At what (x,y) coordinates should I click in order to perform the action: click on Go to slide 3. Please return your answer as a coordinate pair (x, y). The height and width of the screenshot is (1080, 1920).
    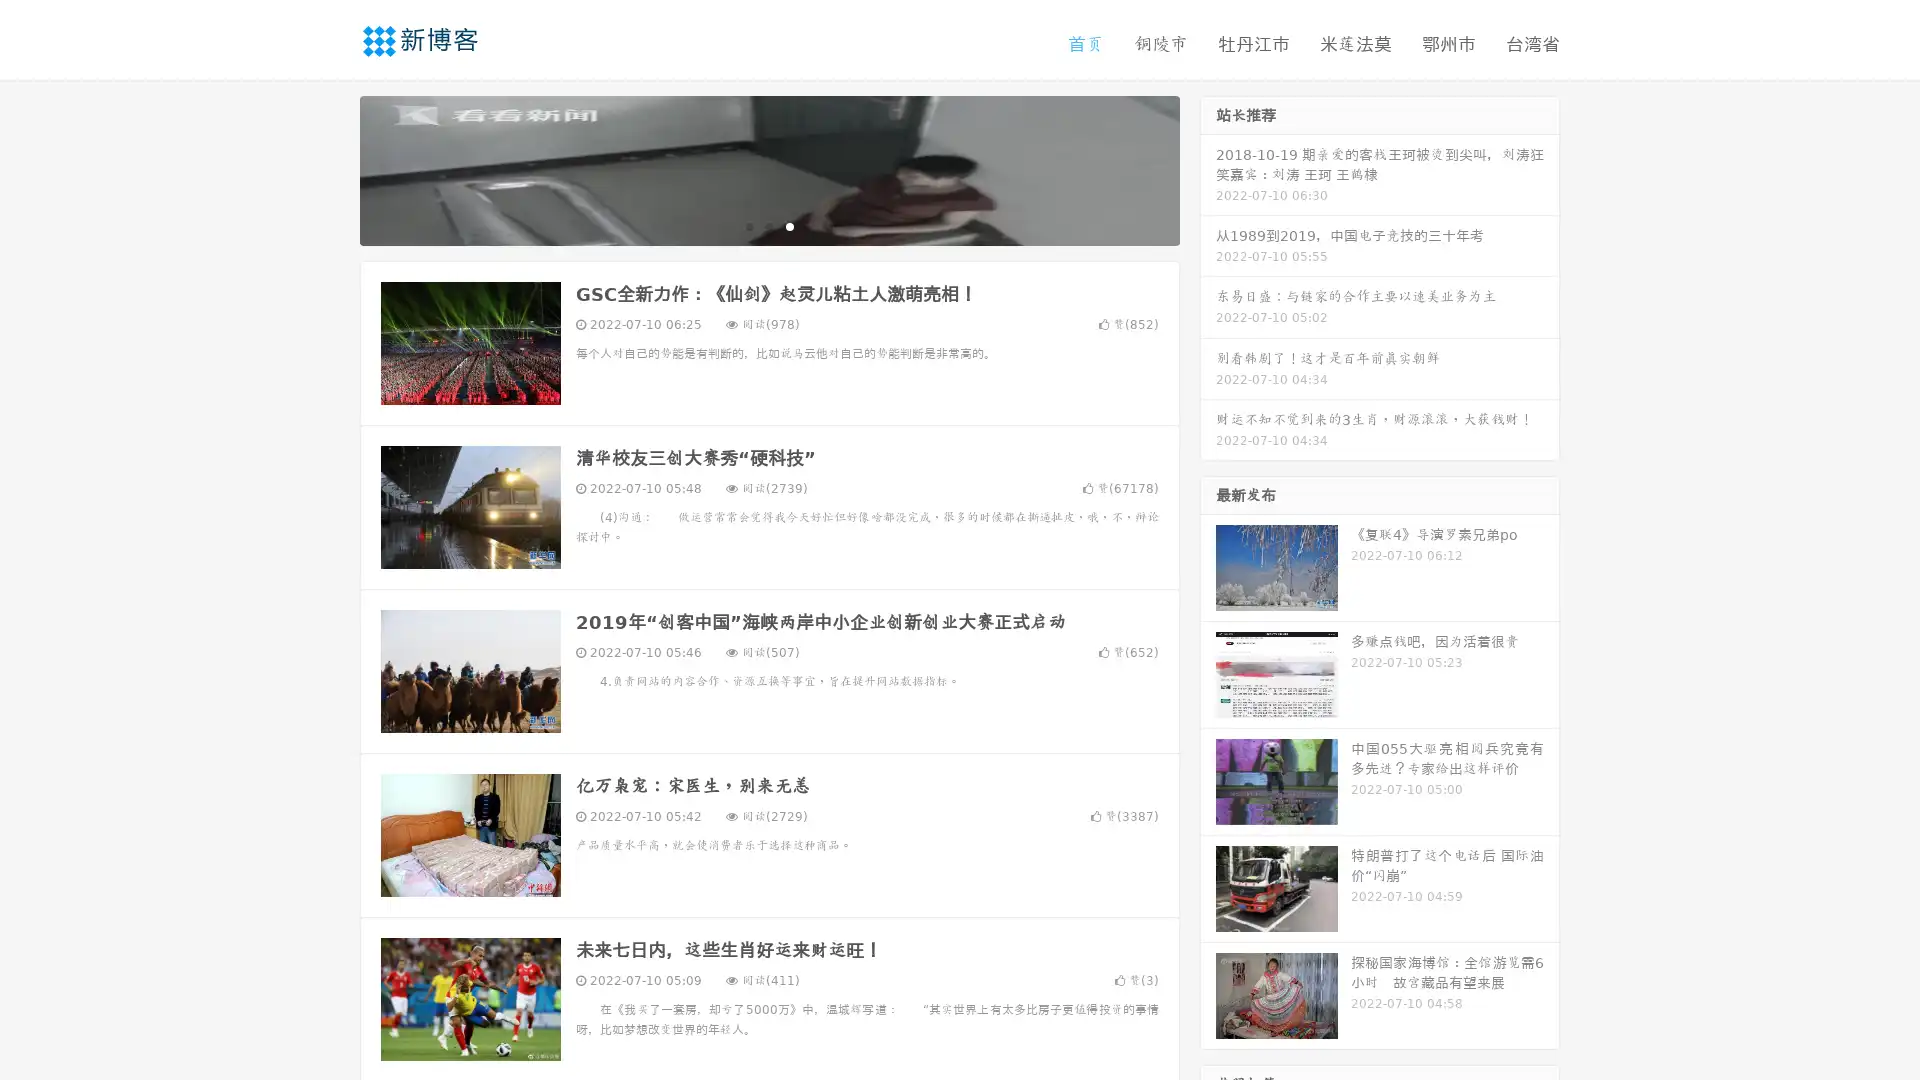
    Looking at the image, I should click on (789, 225).